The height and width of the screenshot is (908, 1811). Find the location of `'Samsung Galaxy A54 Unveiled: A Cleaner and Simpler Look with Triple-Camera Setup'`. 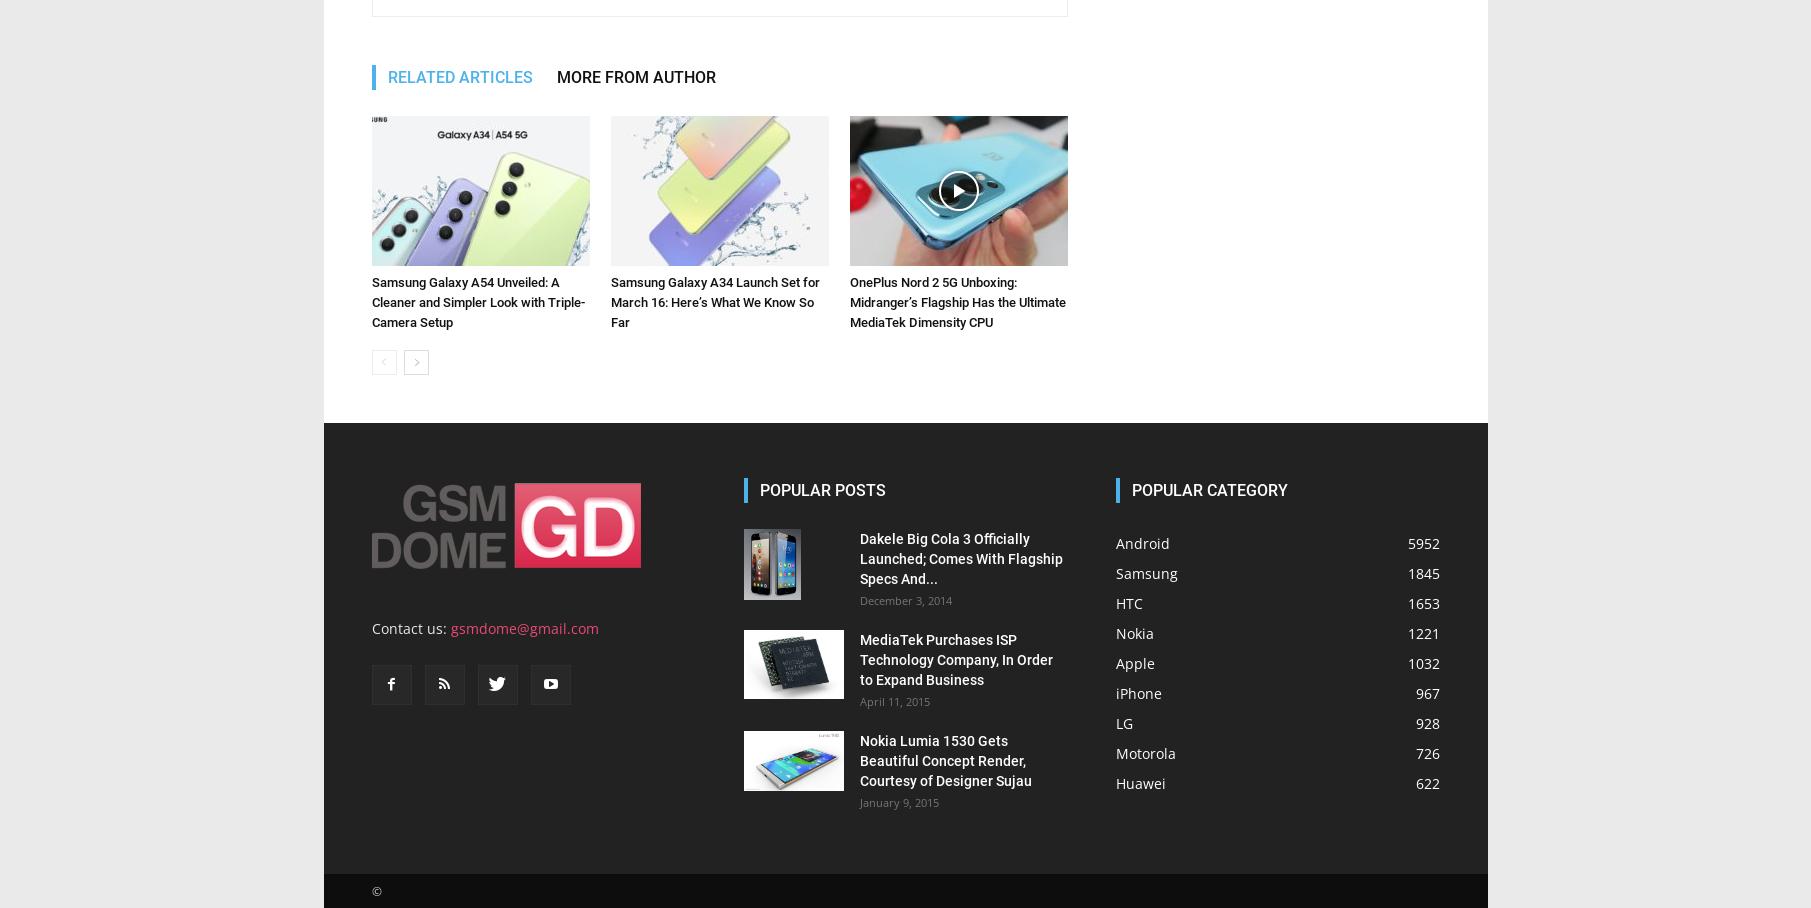

'Samsung Galaxy A54 Unveiled: A Cleaner and Simpler Look with Triple-Camera Setup' is located at coordinates (477, 302).